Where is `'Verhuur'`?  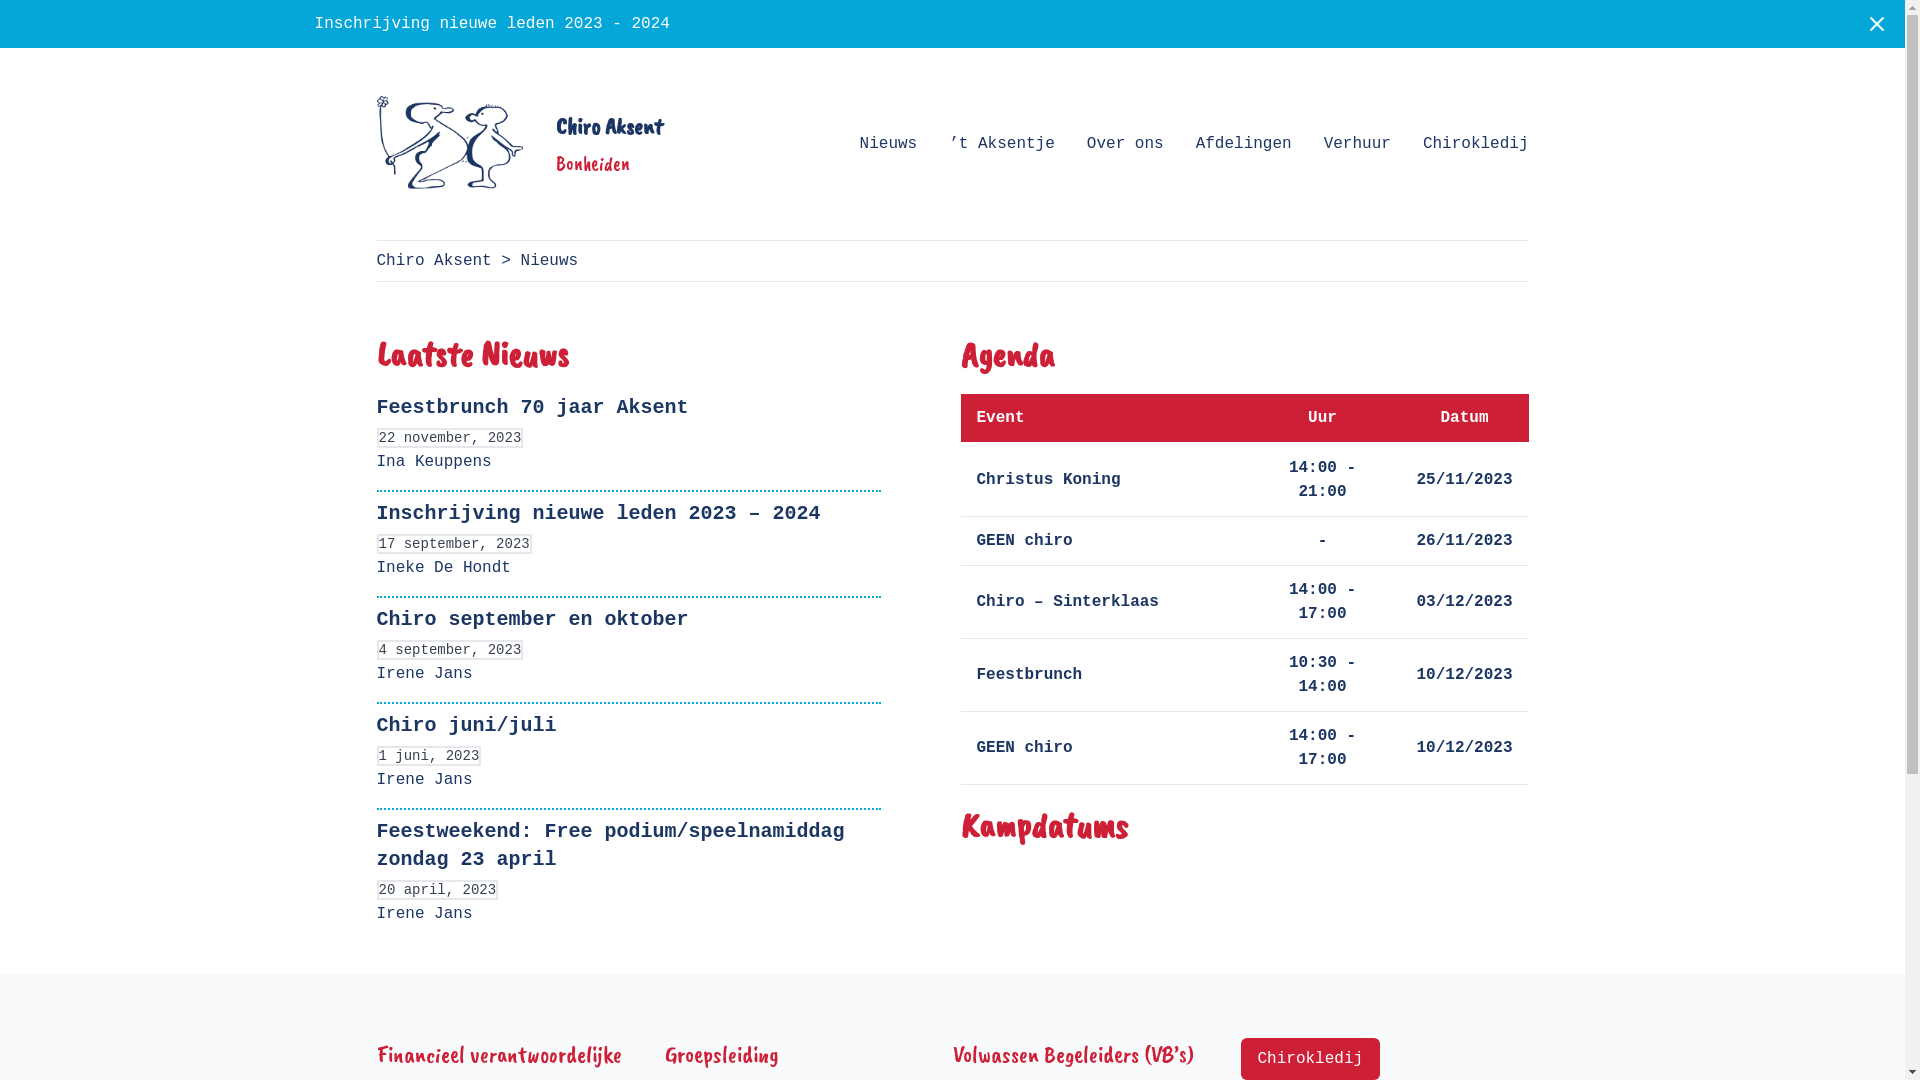
'Verhuur' is located at coordinates (1357, 142).